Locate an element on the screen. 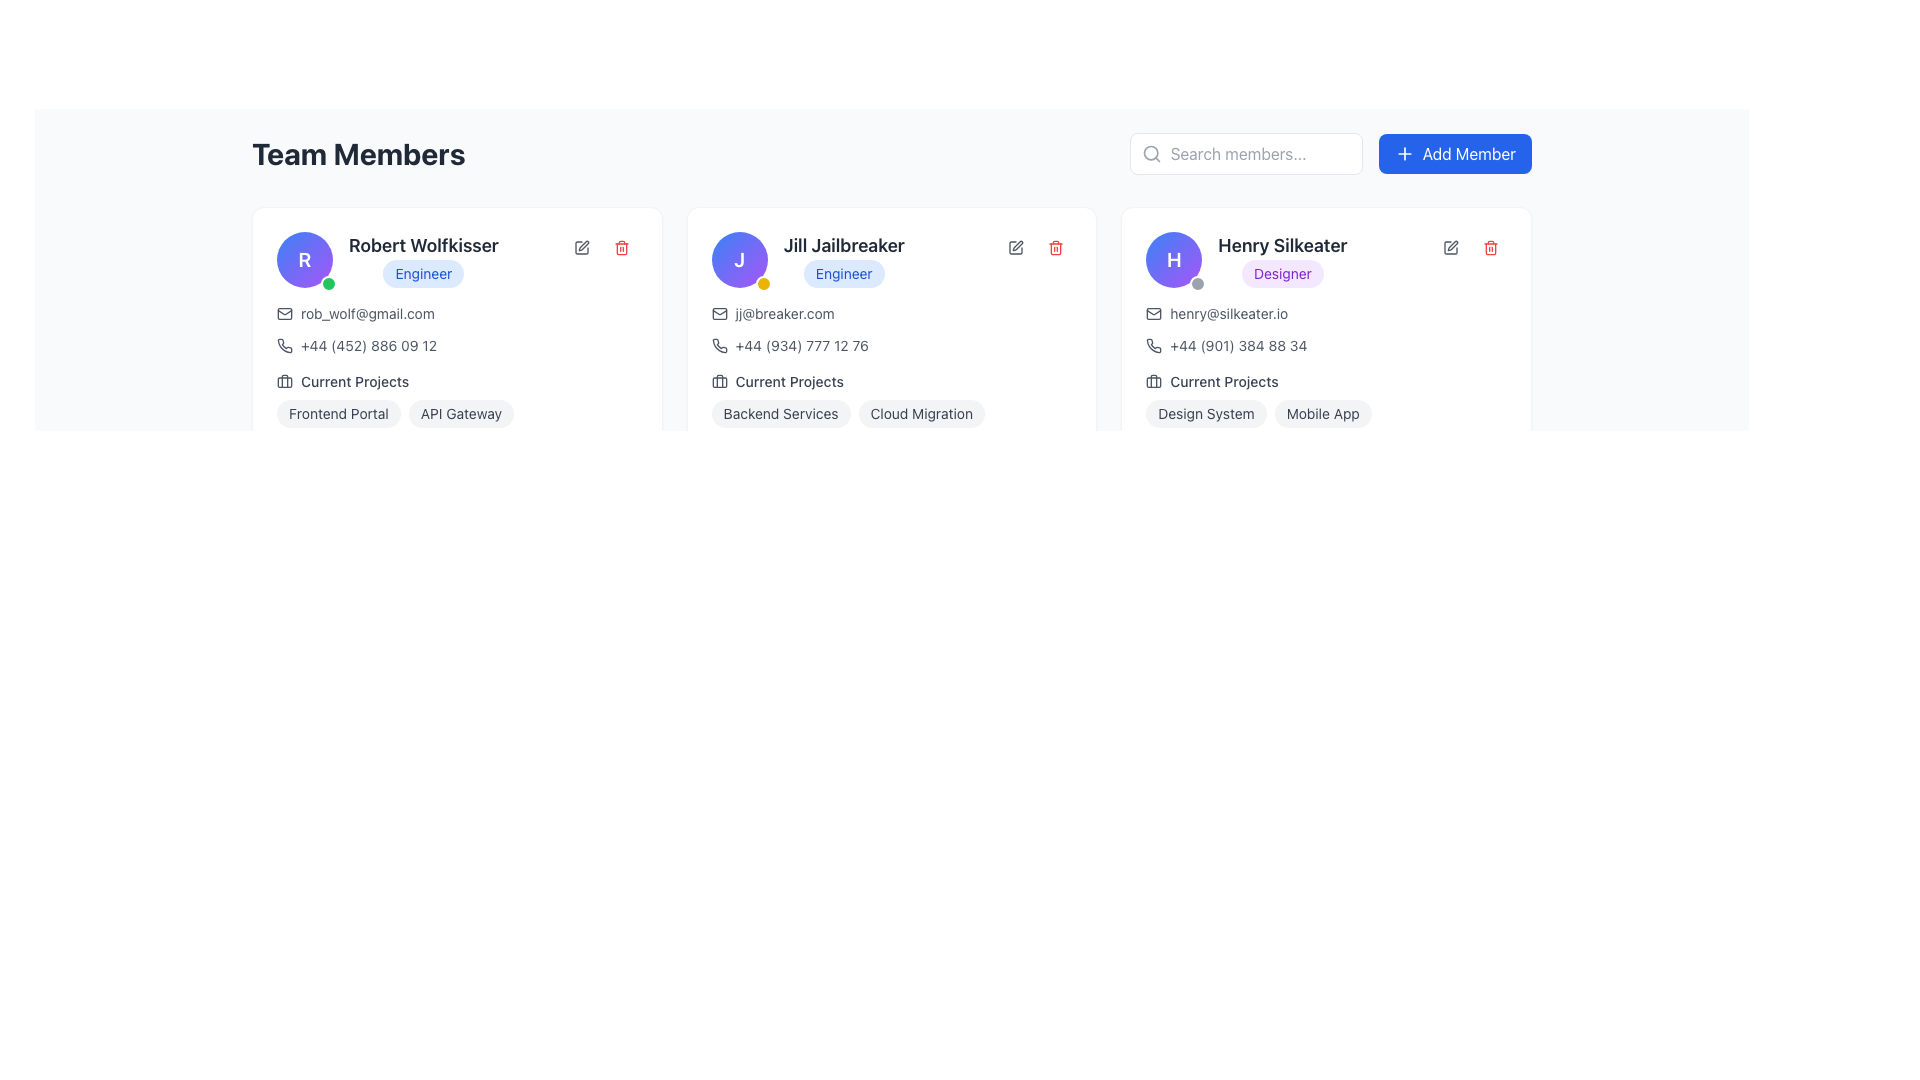  the small red trash icon located in the top-right corner of Henry Silkeater's card in the Team Members section is located at coordinates (1491, 246).